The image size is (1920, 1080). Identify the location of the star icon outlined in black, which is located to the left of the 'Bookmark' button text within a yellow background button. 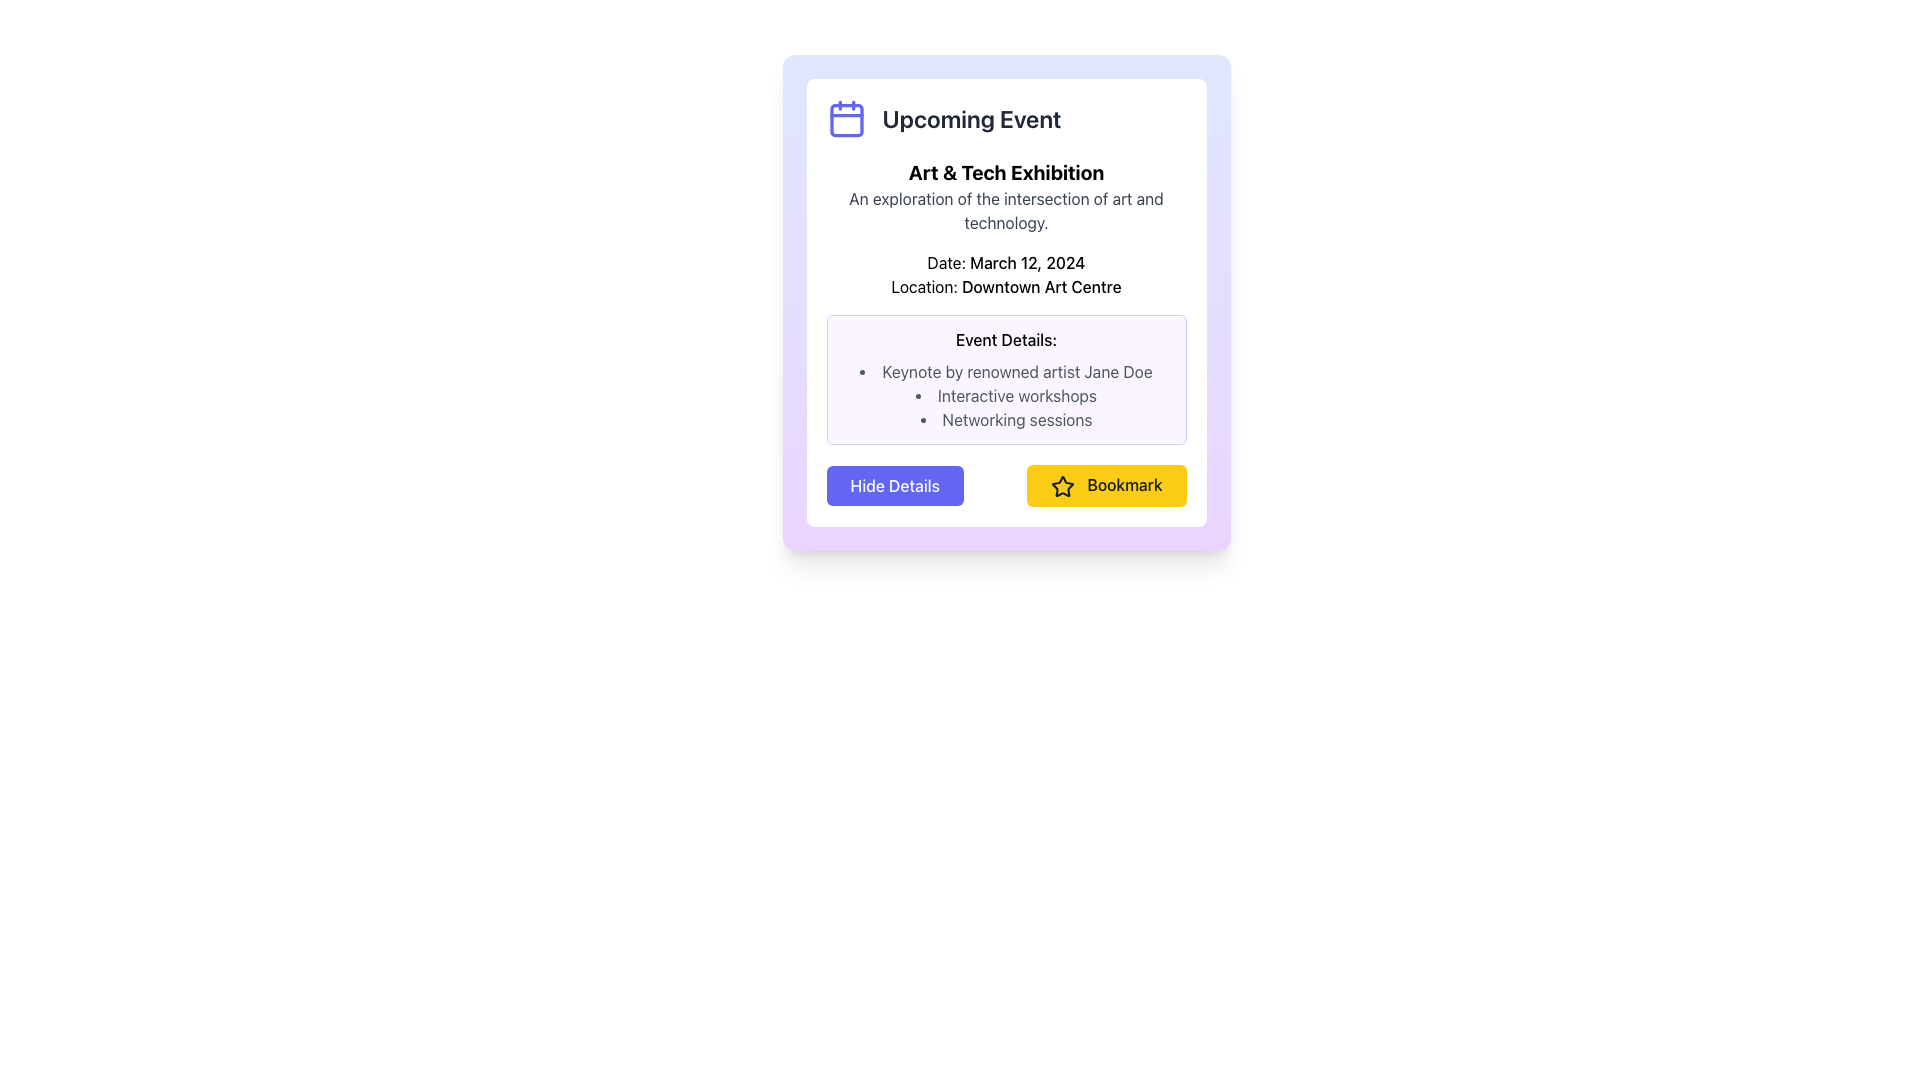
(1062, 486).